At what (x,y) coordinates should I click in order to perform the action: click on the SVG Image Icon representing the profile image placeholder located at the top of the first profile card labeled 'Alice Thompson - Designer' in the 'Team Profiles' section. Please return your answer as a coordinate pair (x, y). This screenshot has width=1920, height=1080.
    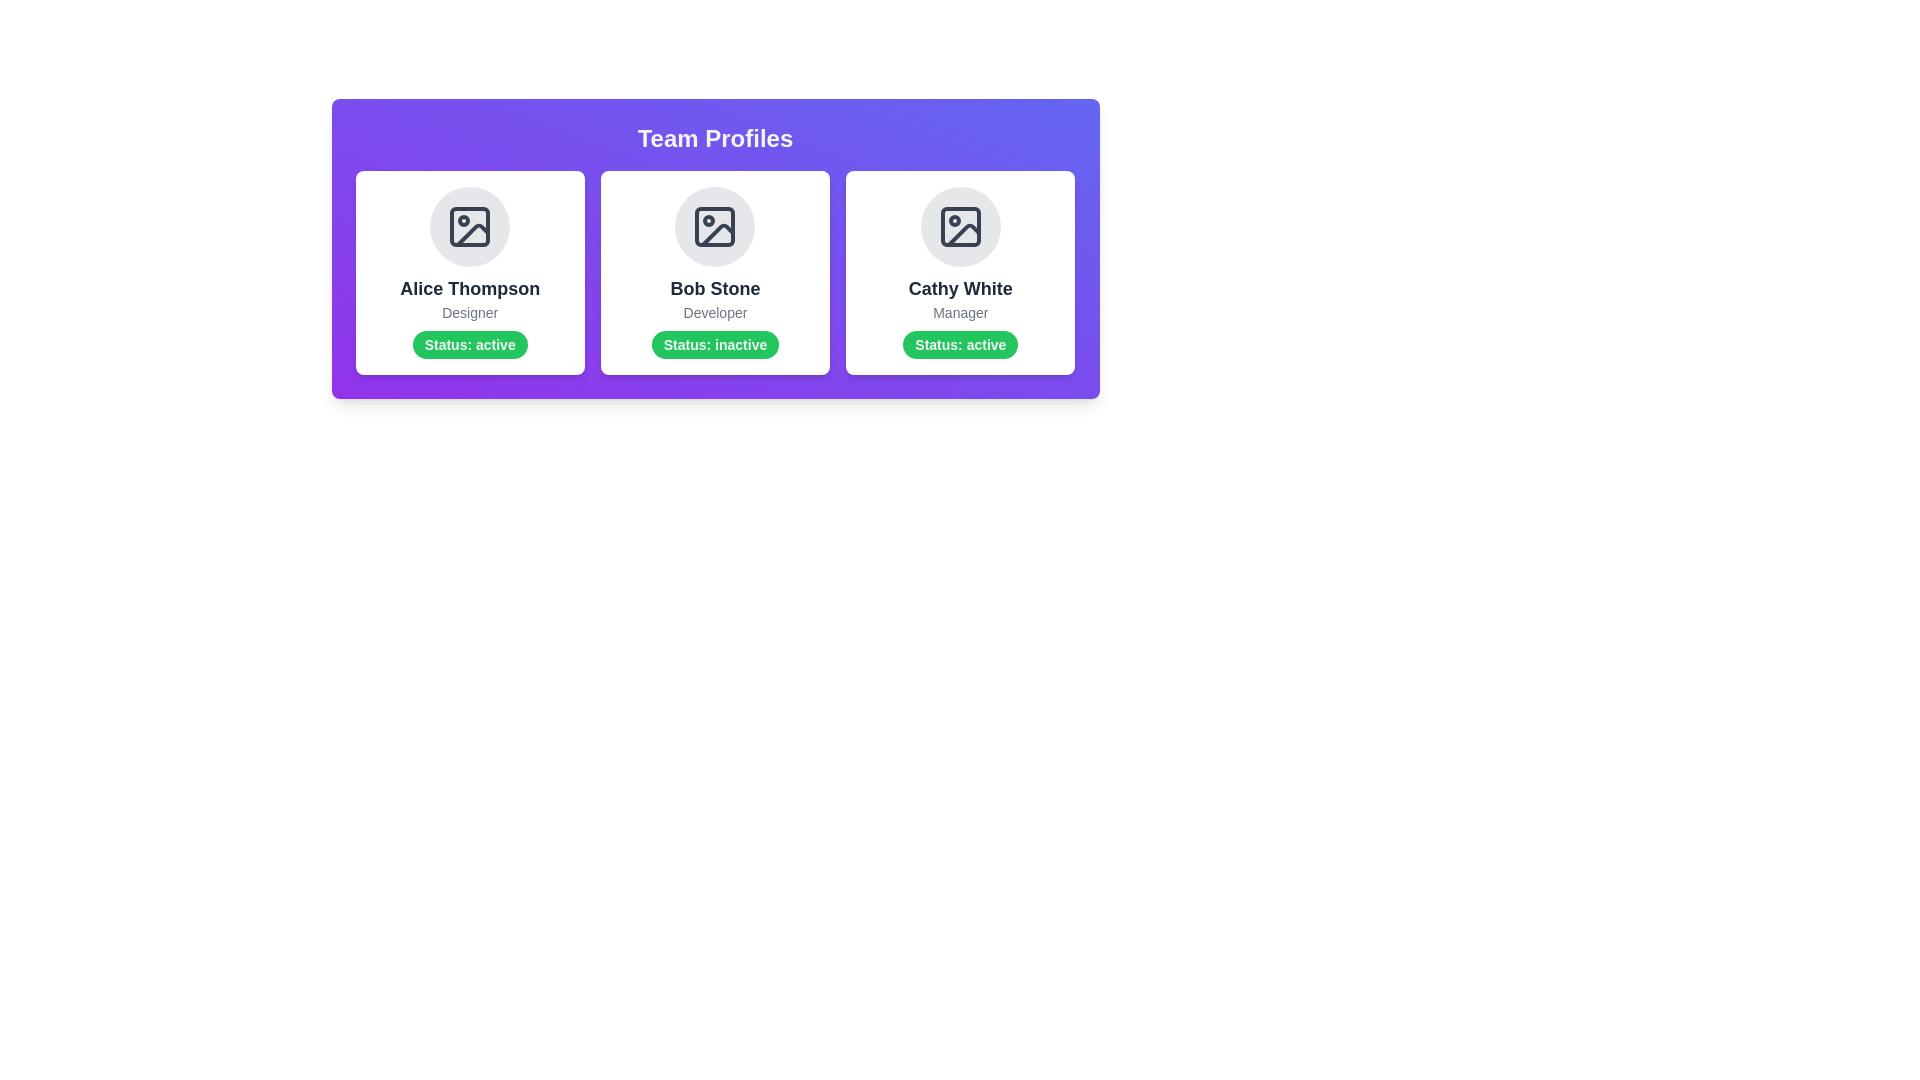
    Looking at the image, I should click on (469, 226).